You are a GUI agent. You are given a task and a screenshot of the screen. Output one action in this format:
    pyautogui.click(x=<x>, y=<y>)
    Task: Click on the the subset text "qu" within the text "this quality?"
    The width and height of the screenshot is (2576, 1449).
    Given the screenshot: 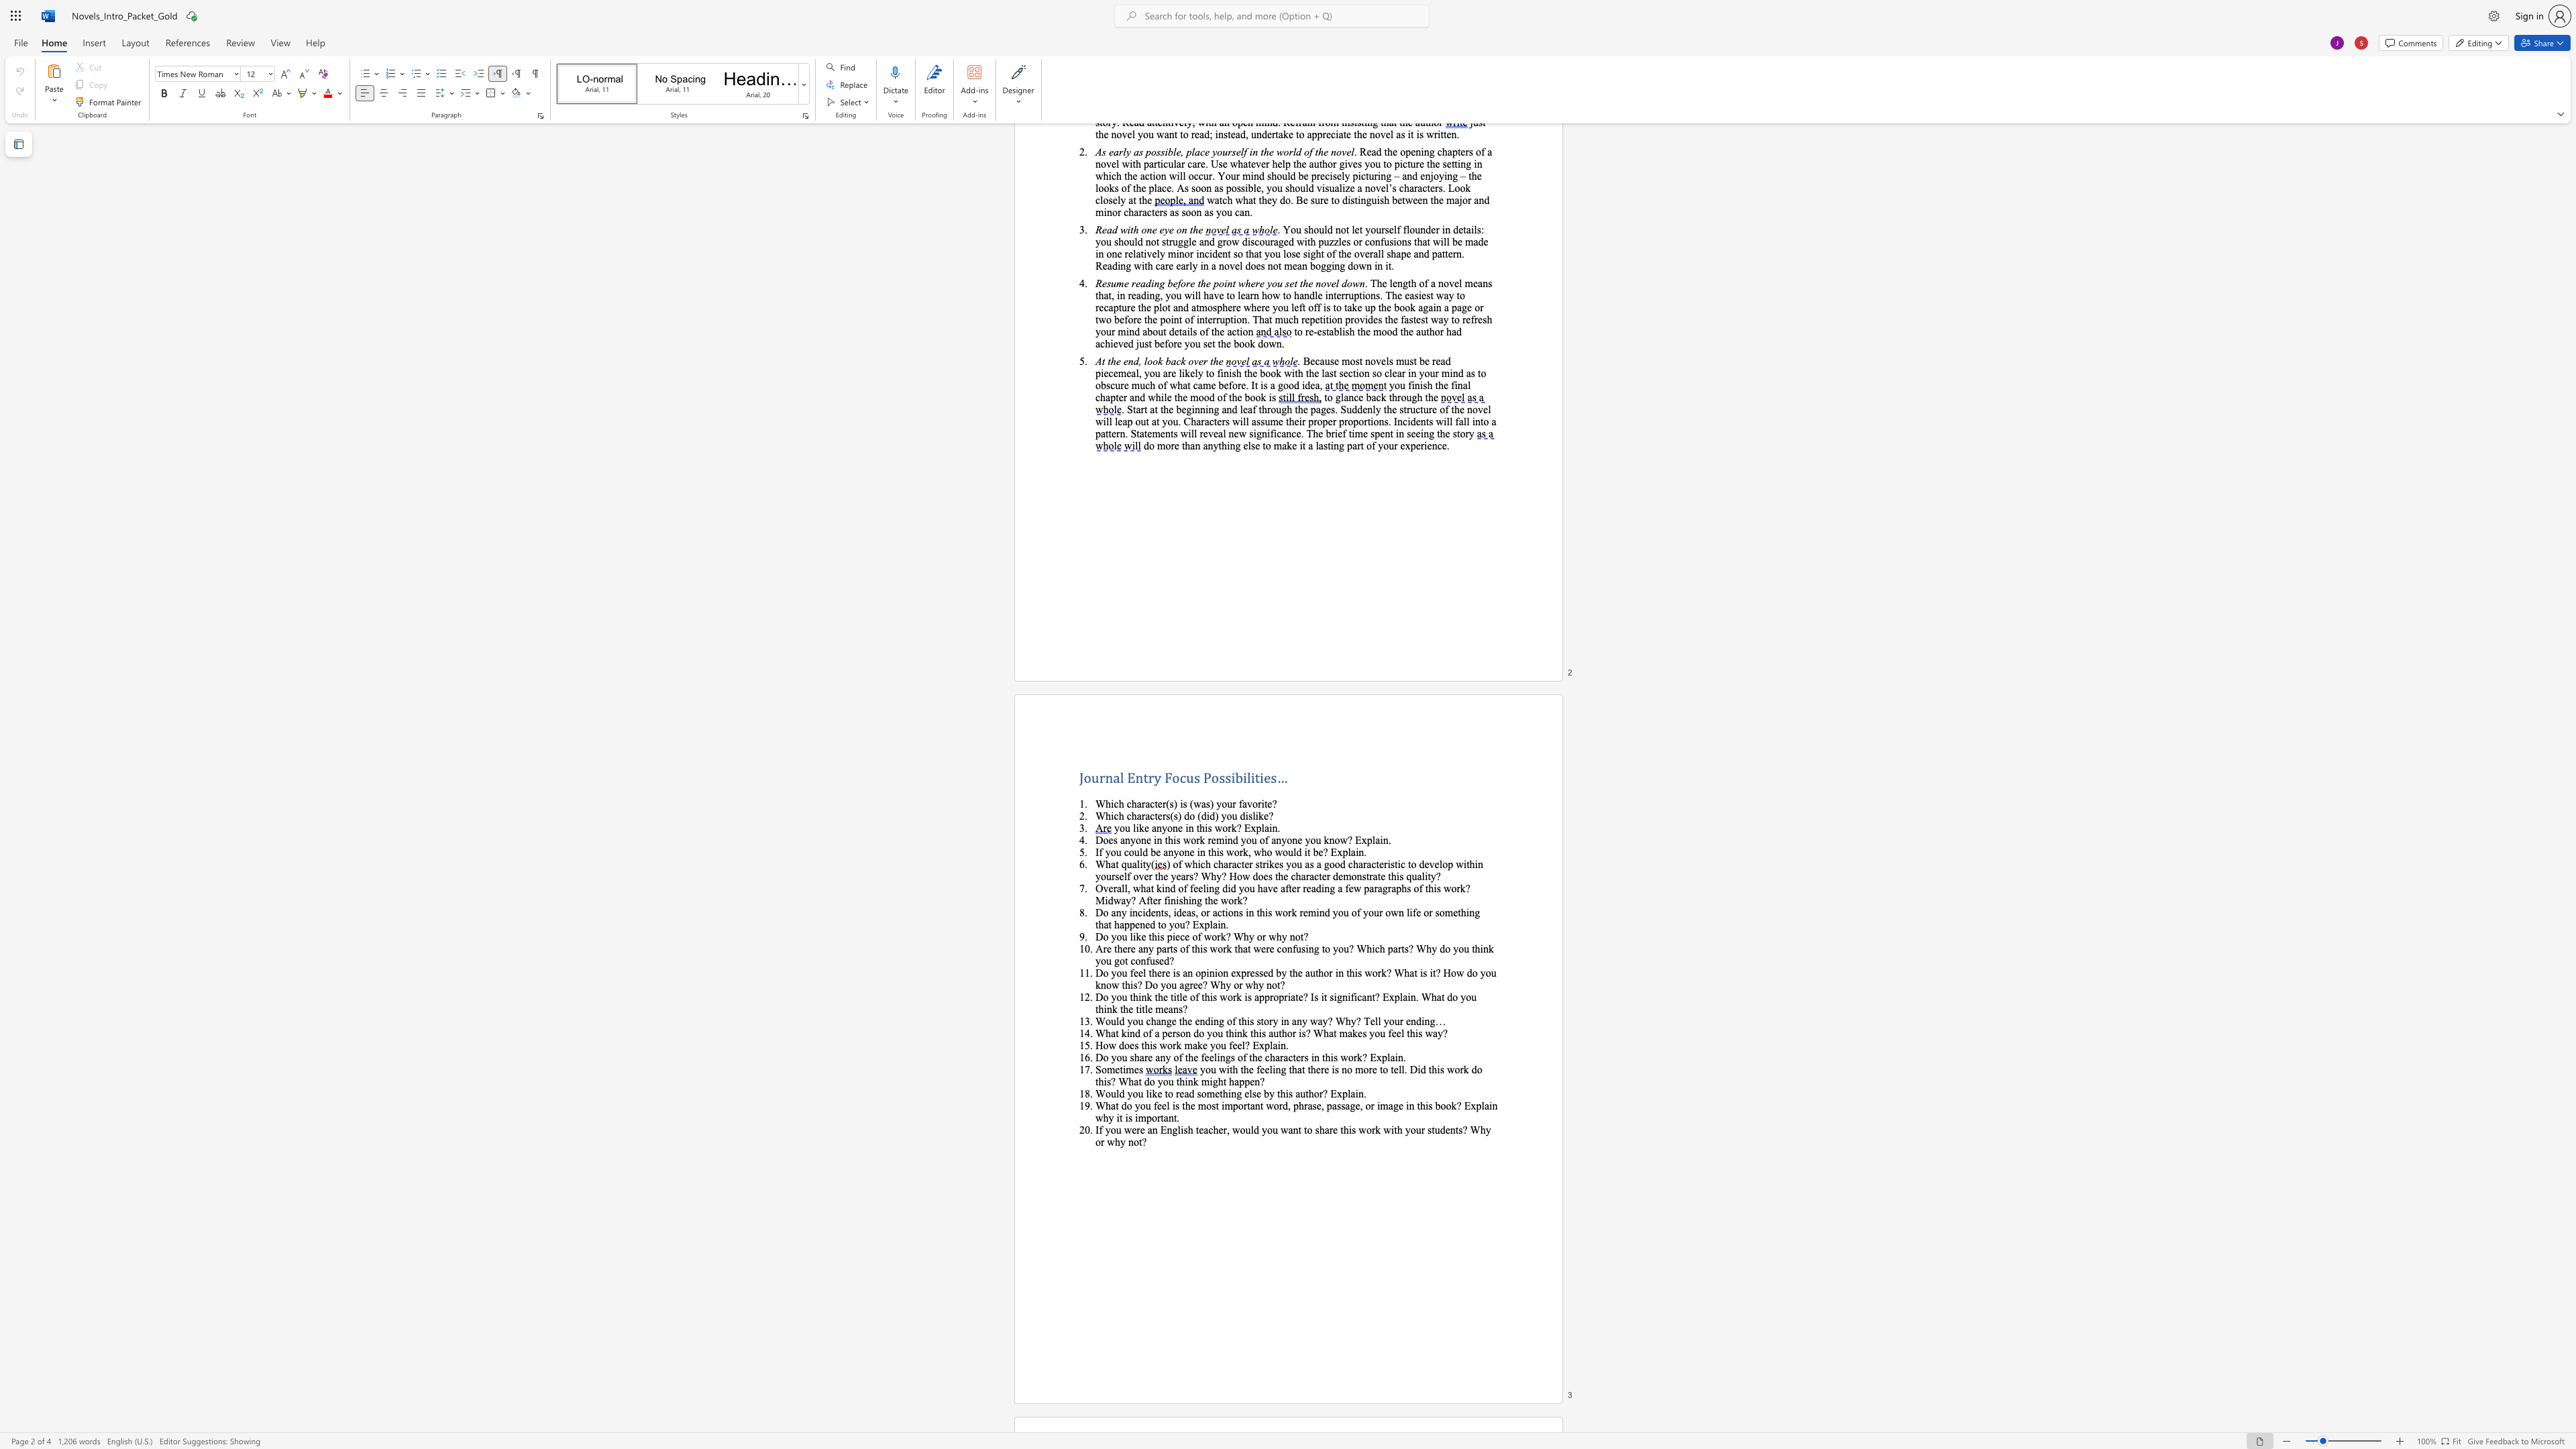 What is the action you would take?
    pyautogui.click(x=1405, y=875)
    